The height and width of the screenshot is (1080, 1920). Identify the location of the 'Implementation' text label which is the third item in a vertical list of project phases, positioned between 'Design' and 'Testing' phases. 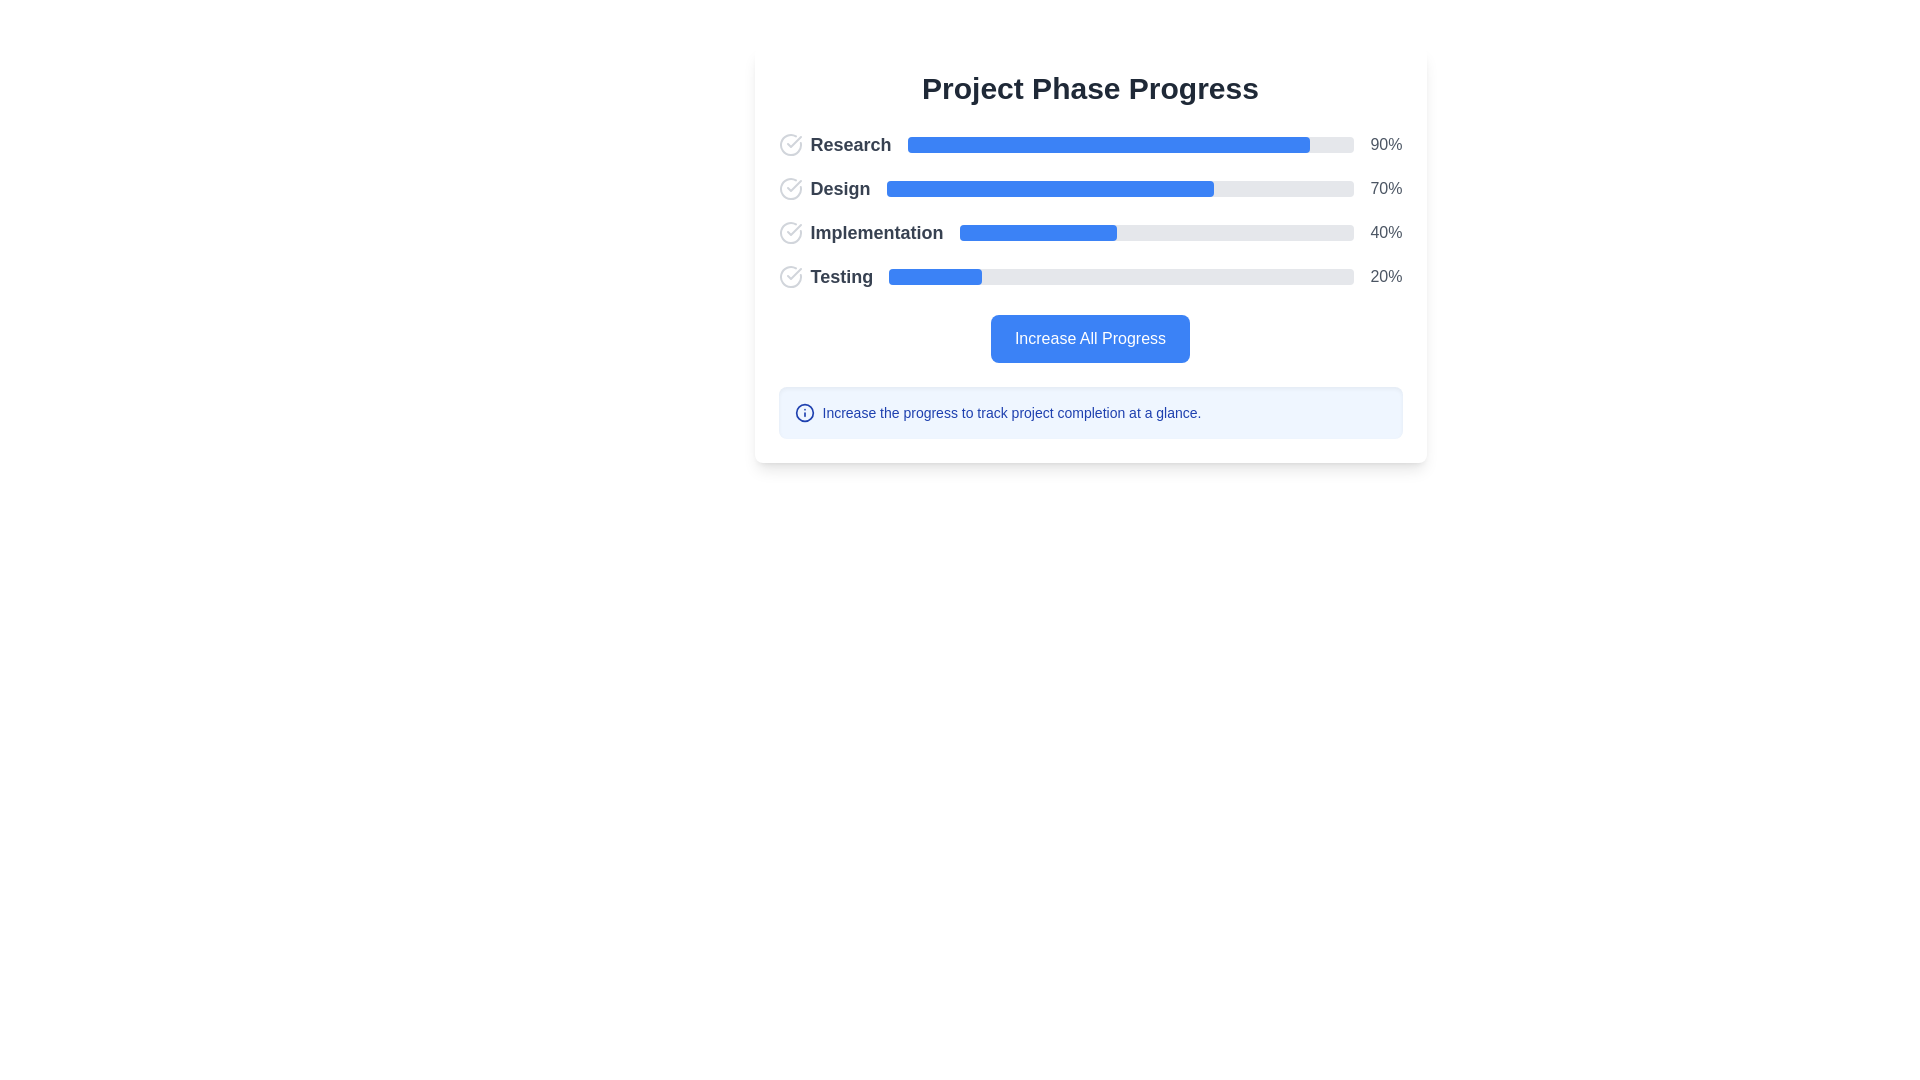
(860, 231).